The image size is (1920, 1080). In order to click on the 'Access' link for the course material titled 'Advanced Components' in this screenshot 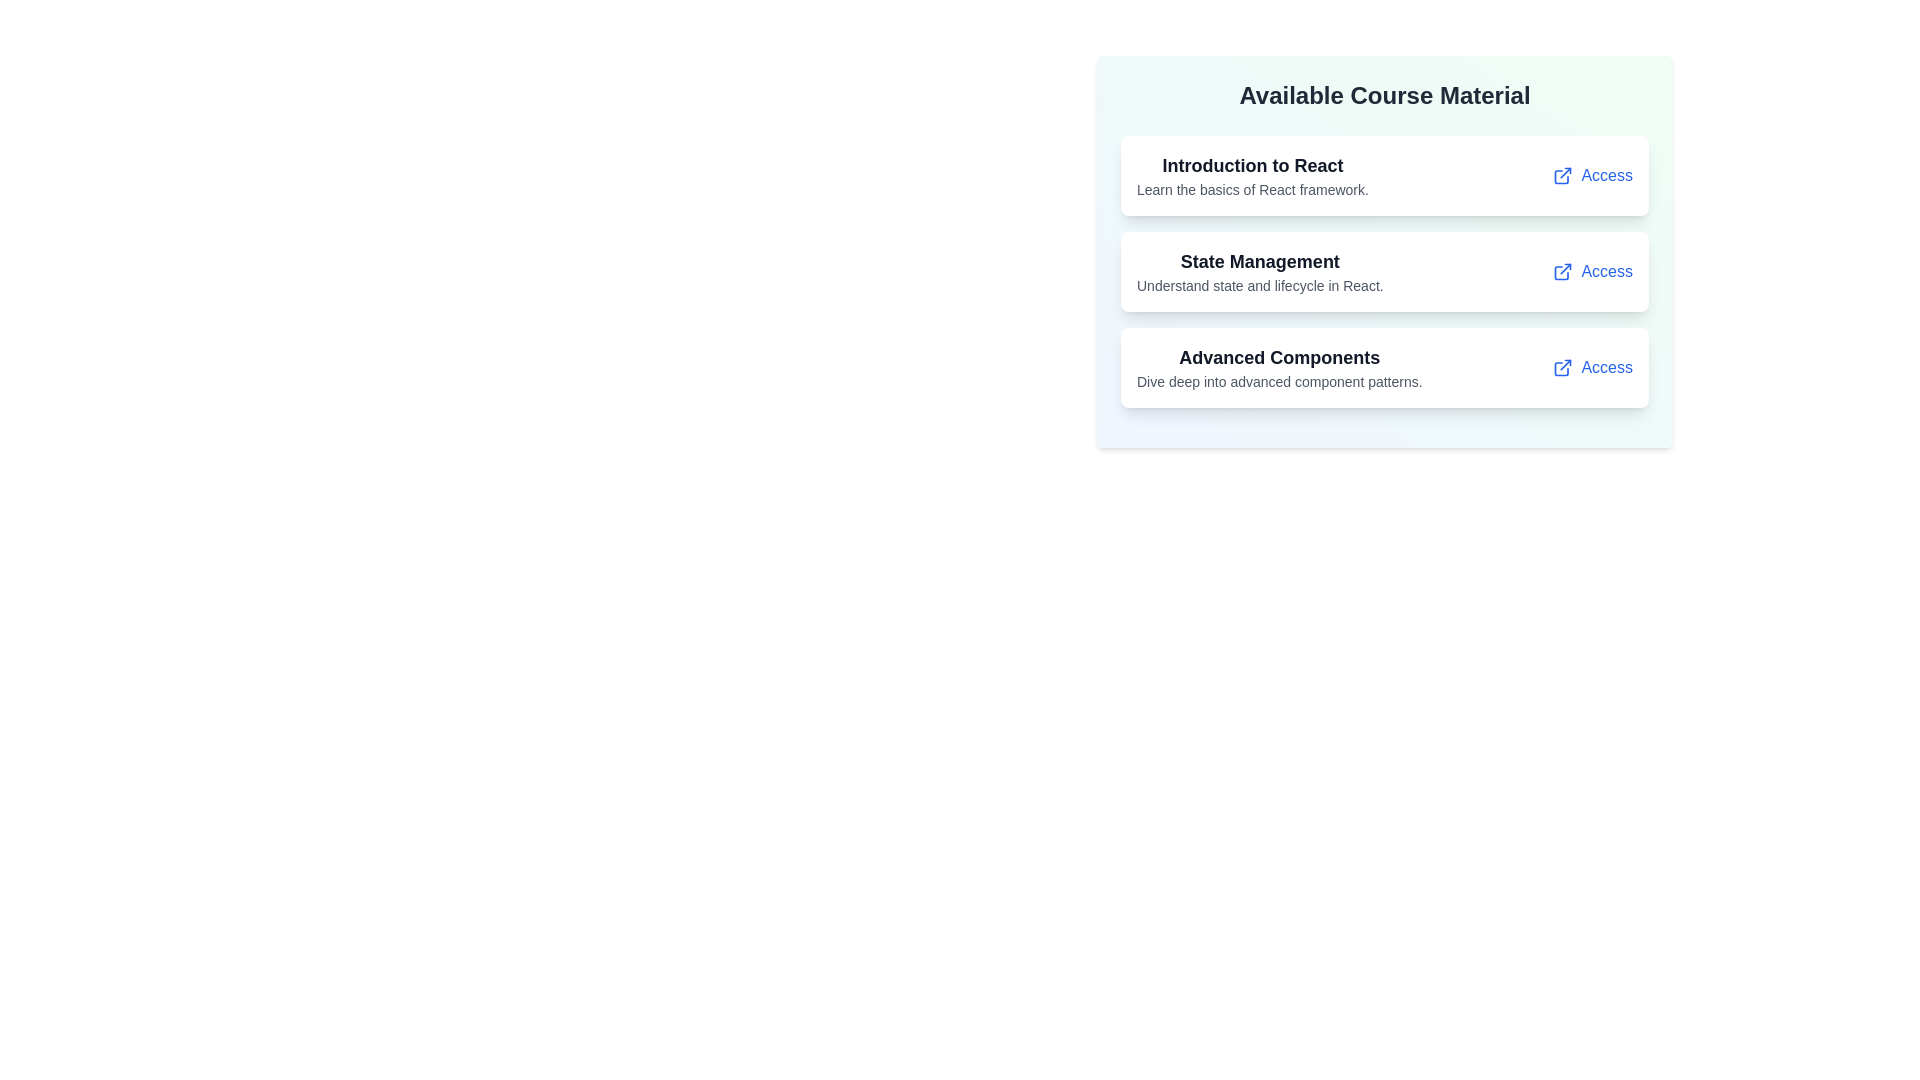, I will do `click(1592, 367)`.